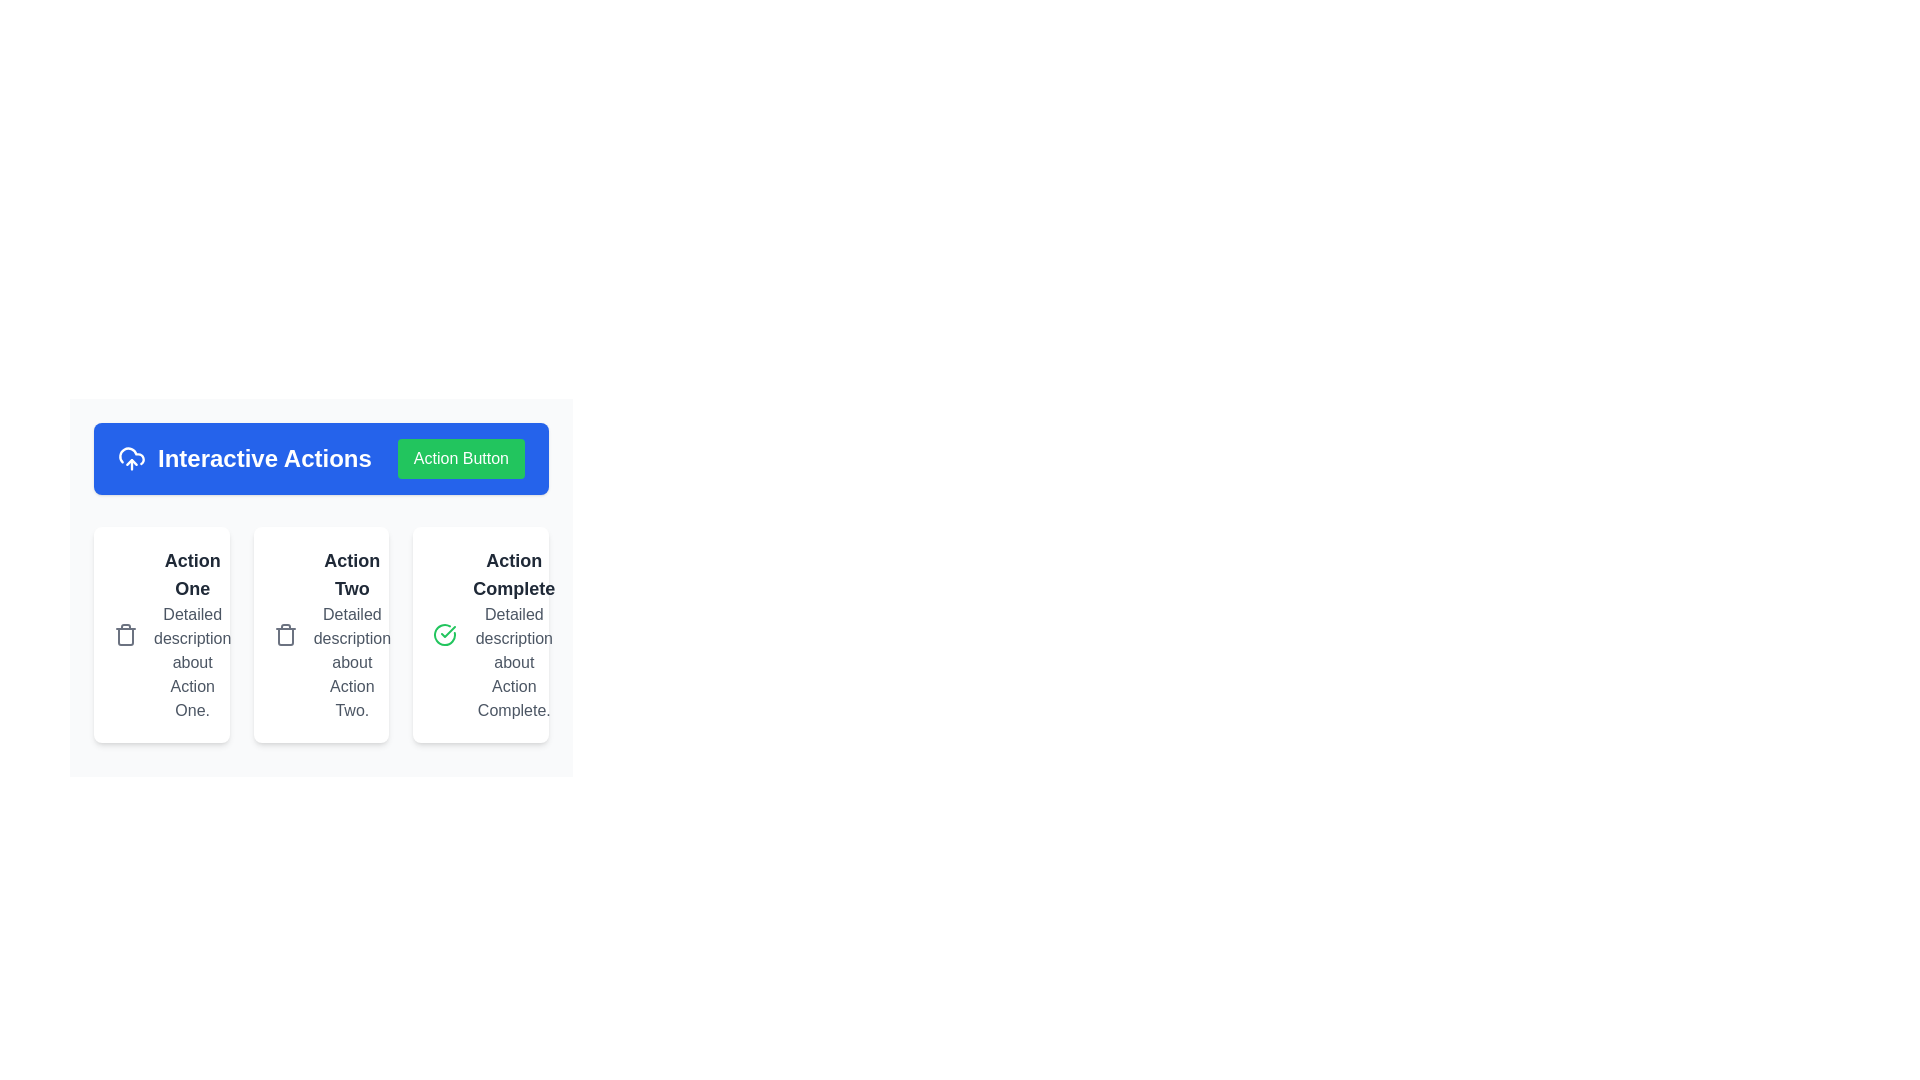 Image resolution: width=1920 pixels, height=1080 pixels. Describe the element at coordinates (321, 459) in the screenshot. I see `text 'Interactive Actions' displayed on the section block with a blue background, which contains a green button labeled 'Action Button.'` at that location.